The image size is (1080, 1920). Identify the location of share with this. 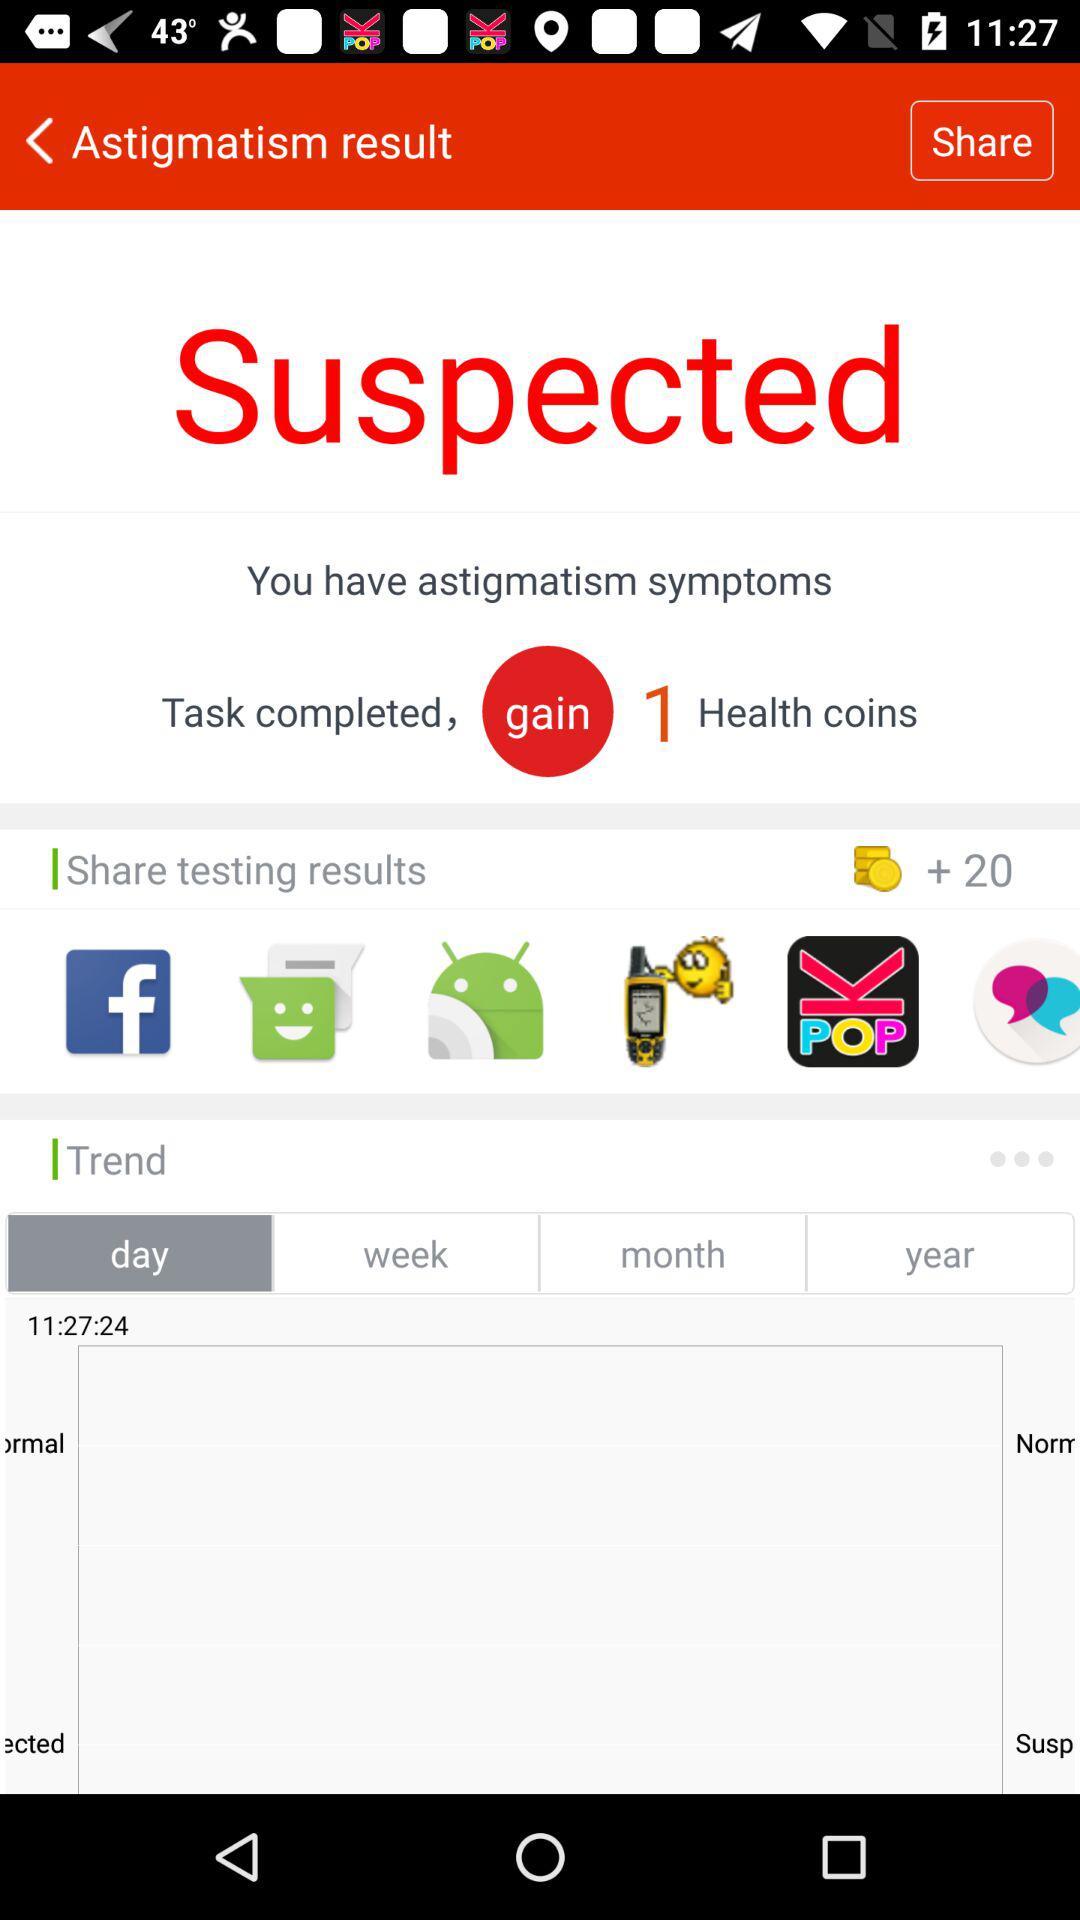
(485, 1001).